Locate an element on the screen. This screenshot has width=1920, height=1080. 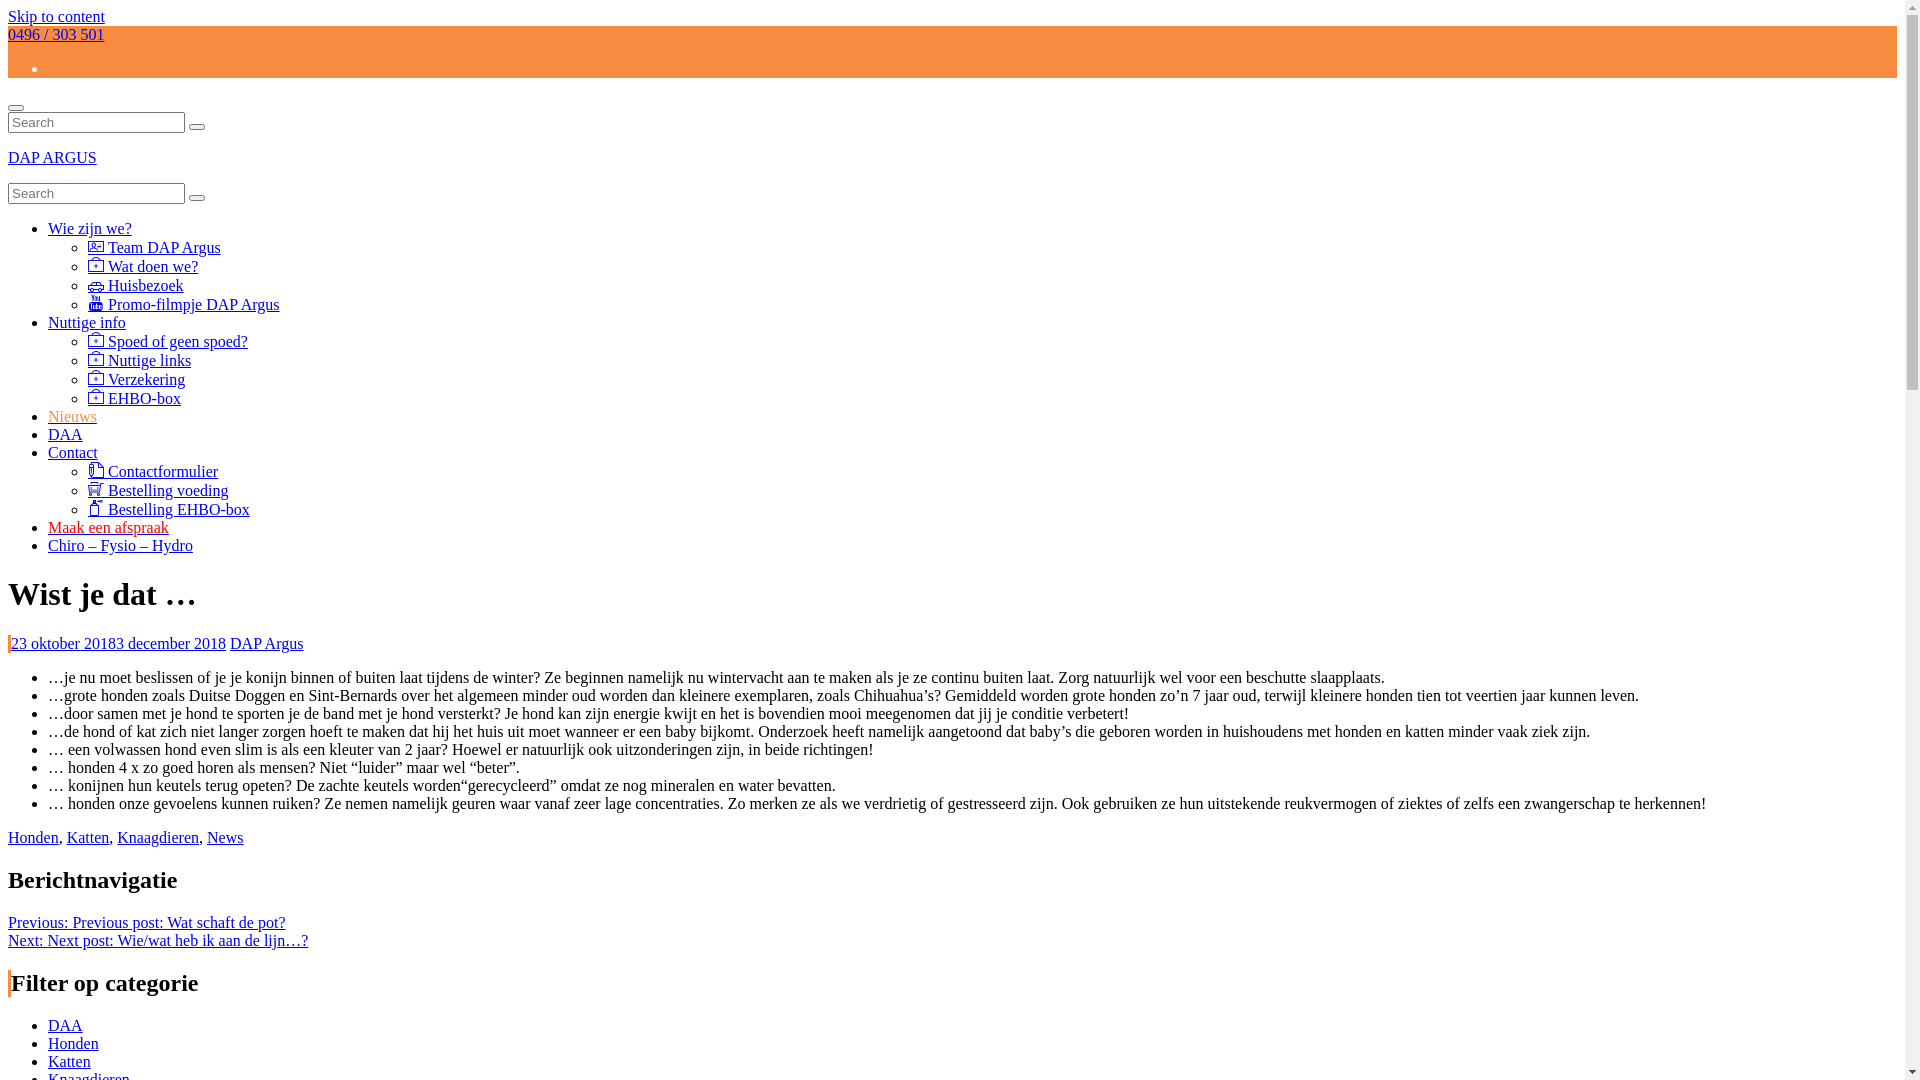
'Bestelling voeding' is located at coordinates (157, 490).